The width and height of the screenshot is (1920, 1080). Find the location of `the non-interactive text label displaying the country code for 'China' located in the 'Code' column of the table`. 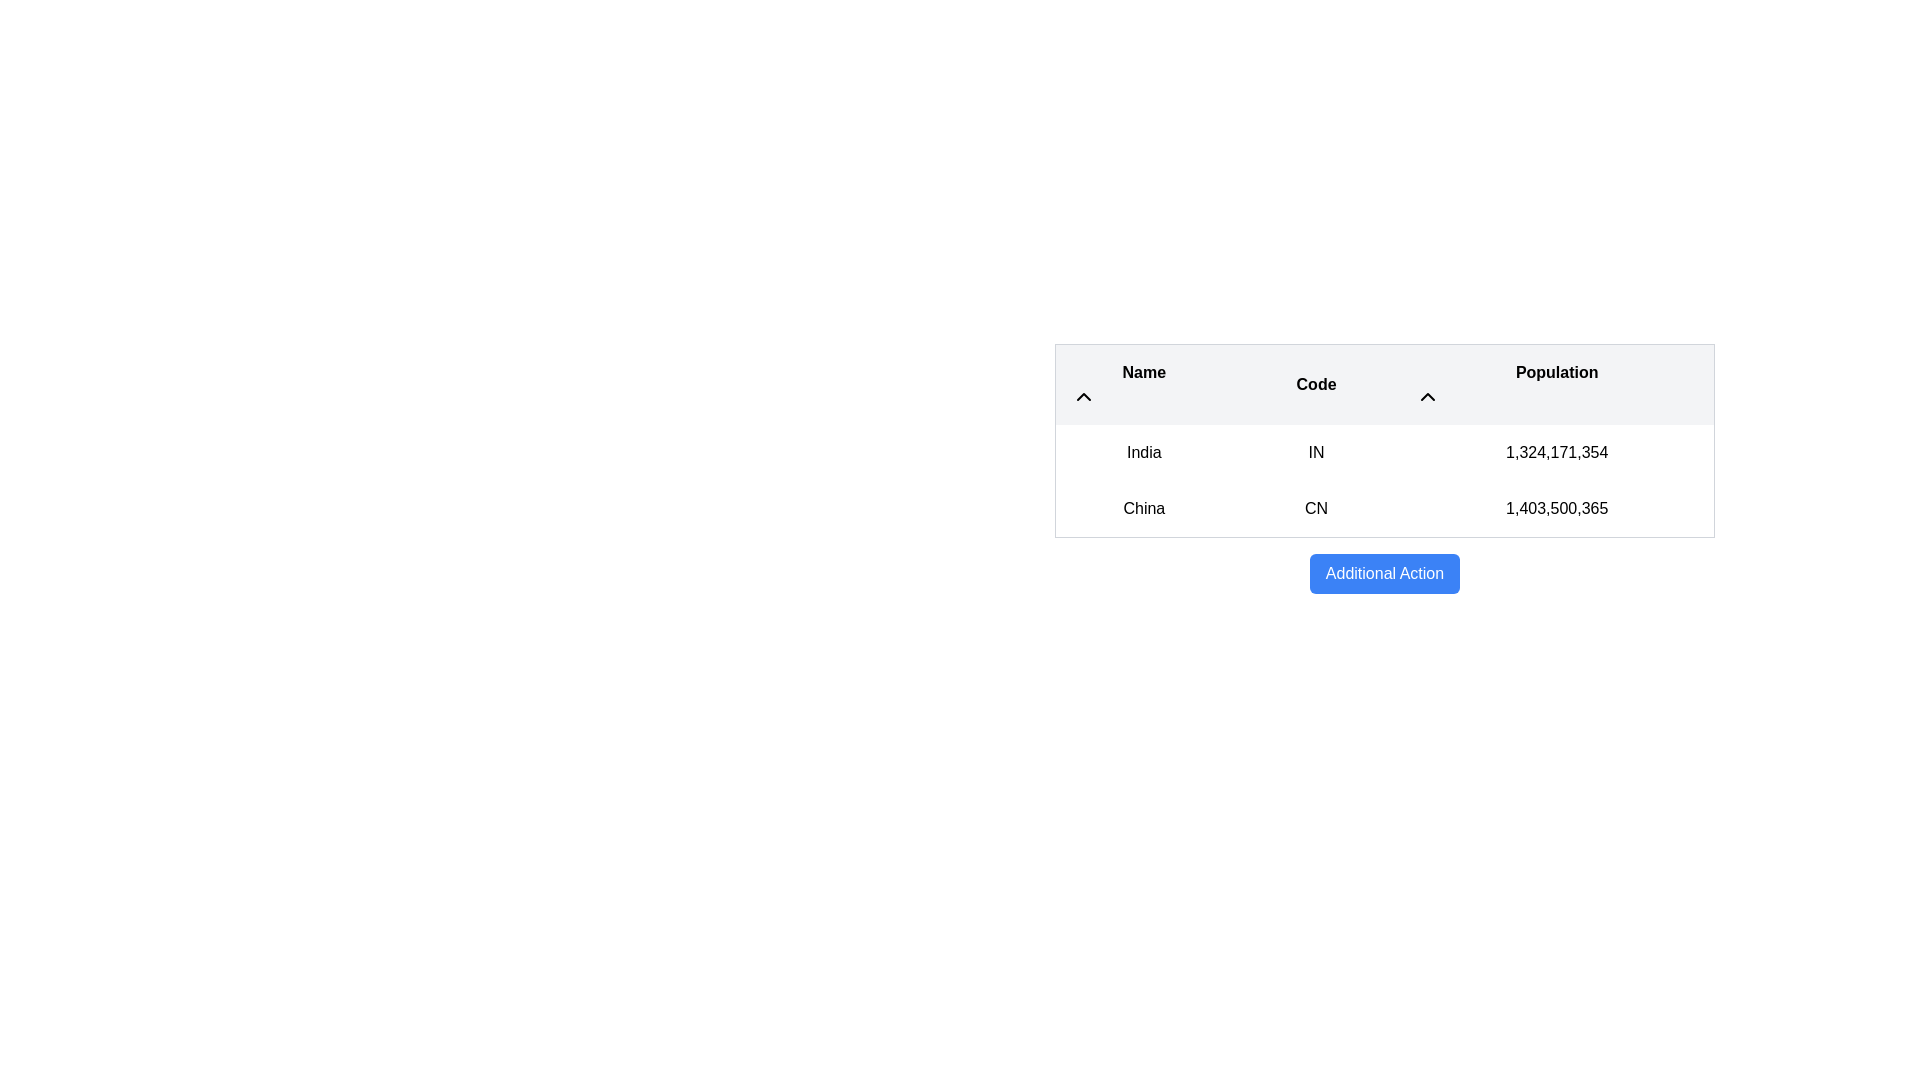

the non-interactive text label displaying the country code for 'China' located in the 'Code' column of the table is located at coordinates (1316, 508).